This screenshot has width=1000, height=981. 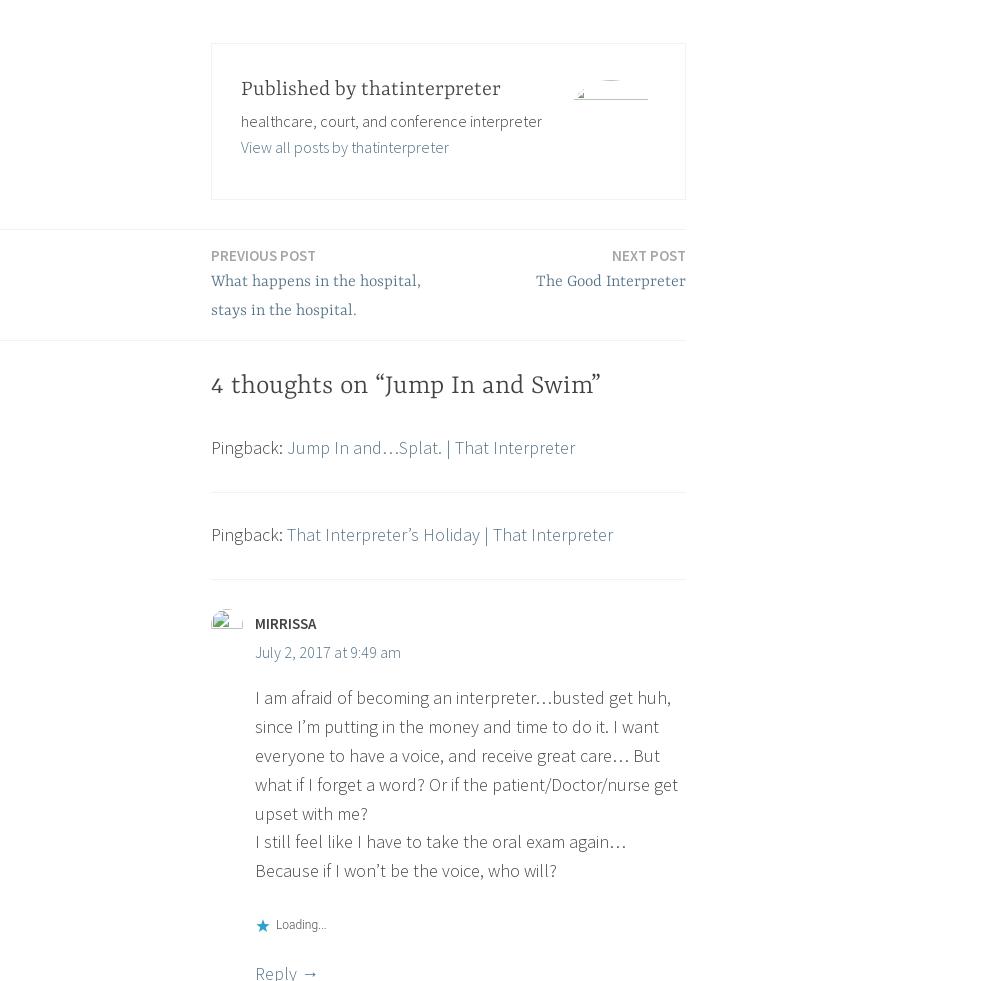 I want to click on 'View all posts by thatinterpreter', so click(x=343, y=144).